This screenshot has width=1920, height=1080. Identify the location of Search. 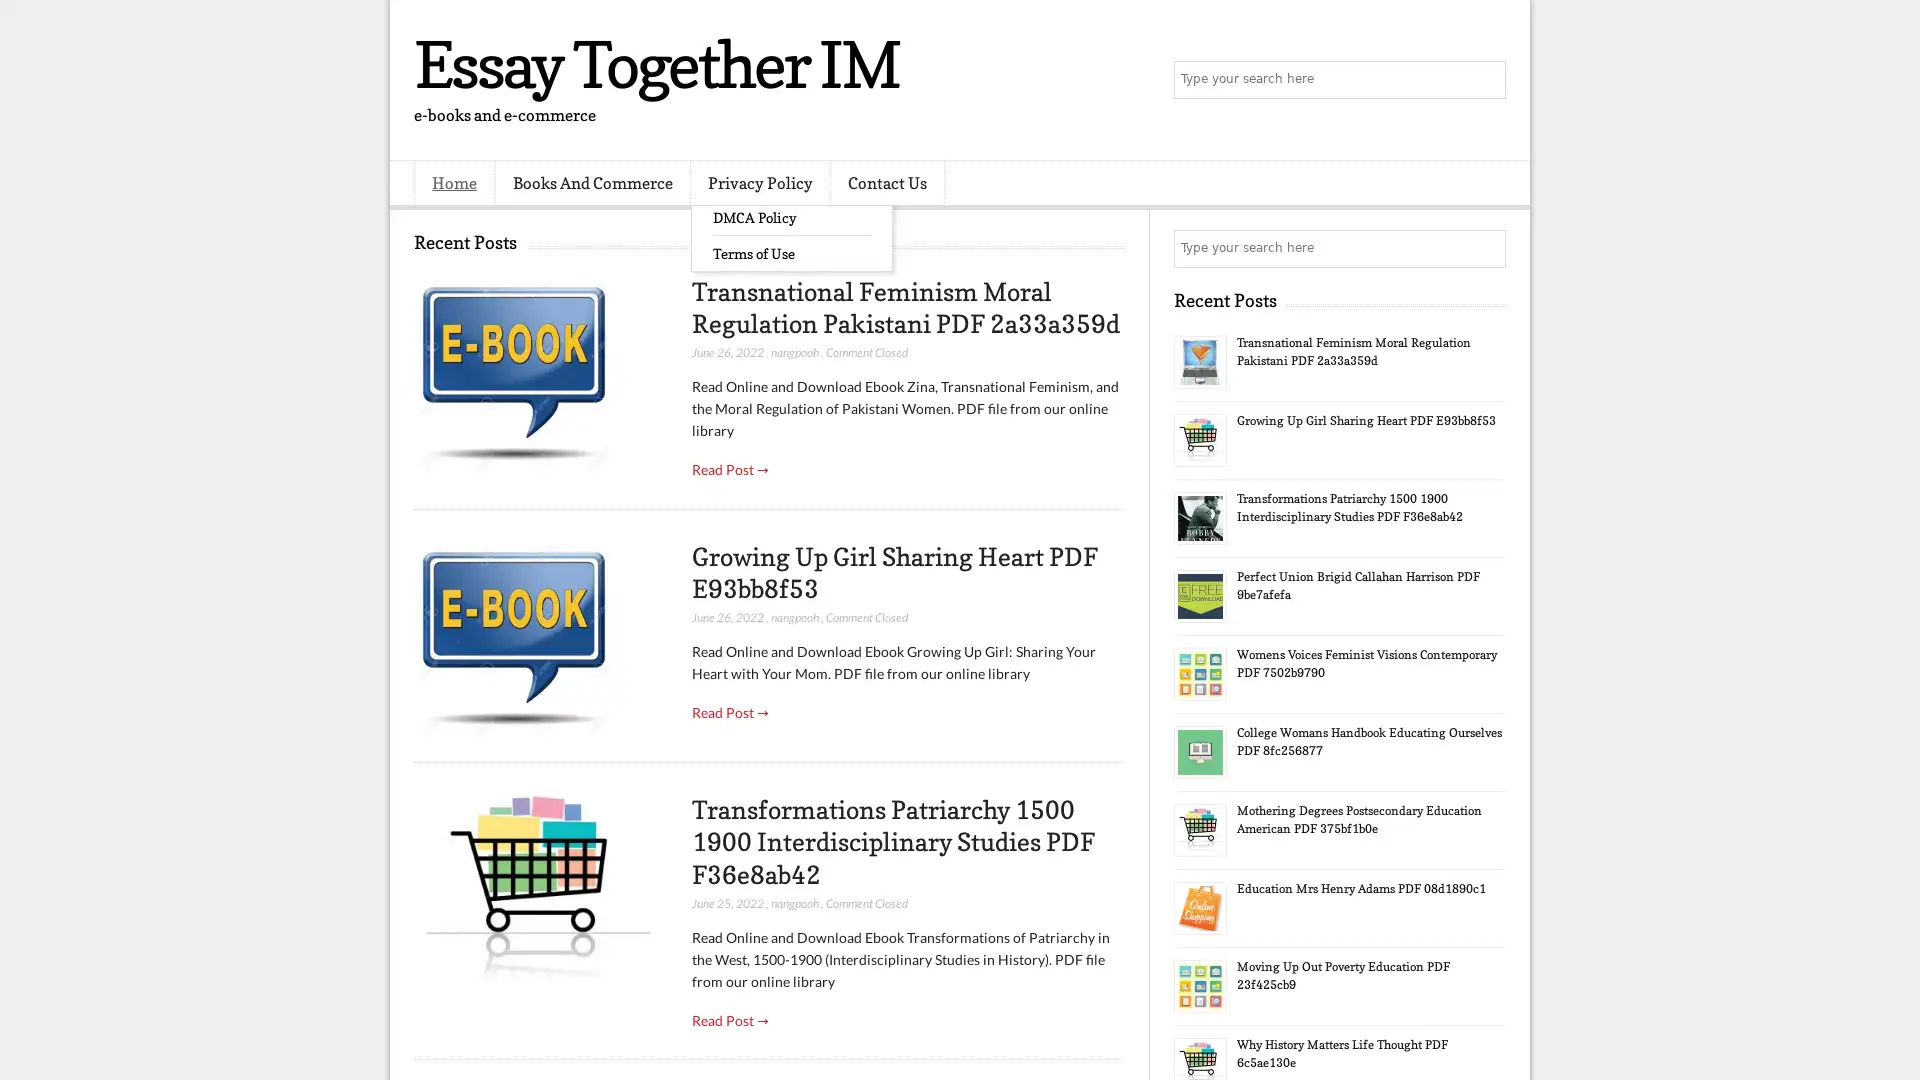
(1485, 80).